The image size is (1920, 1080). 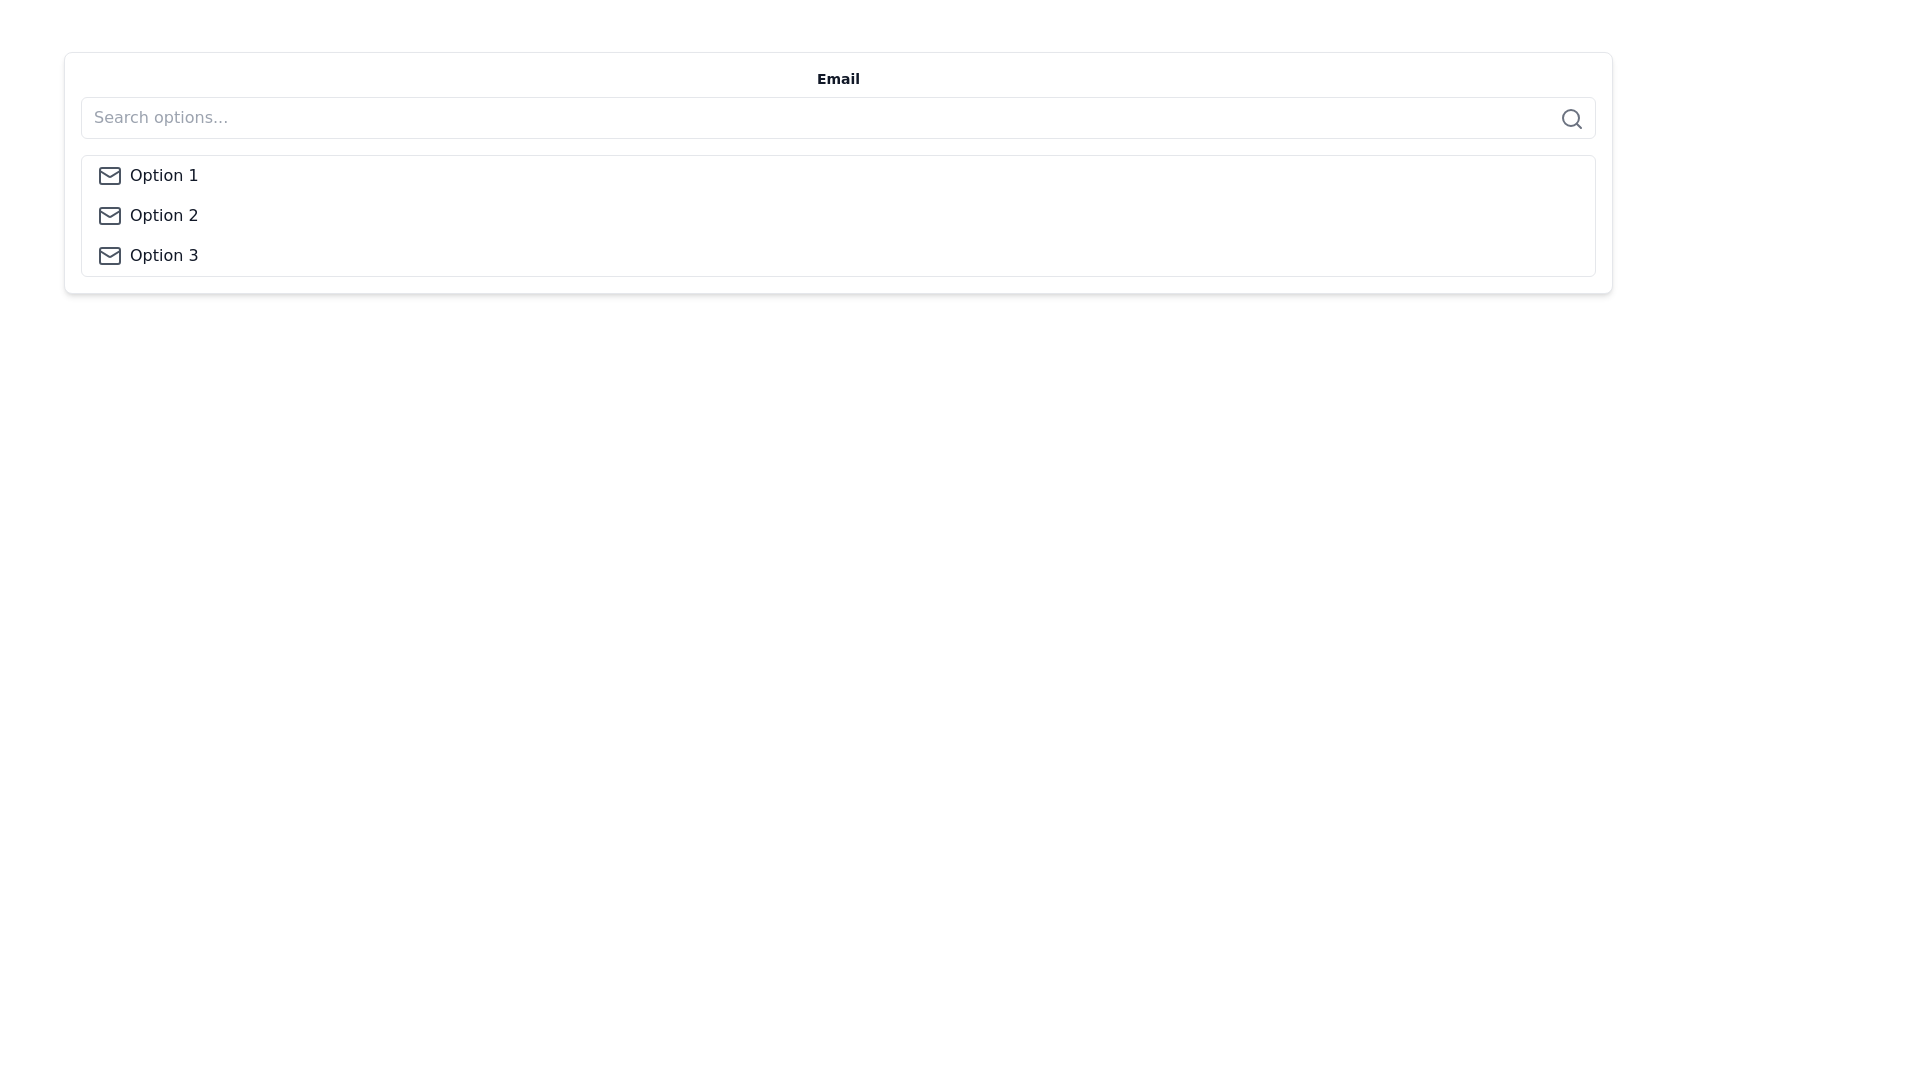 I want to click on the envelope icon representing email functionality located to the left of the 'Option 2' label in the vertical list, so click(x=109, y=216).